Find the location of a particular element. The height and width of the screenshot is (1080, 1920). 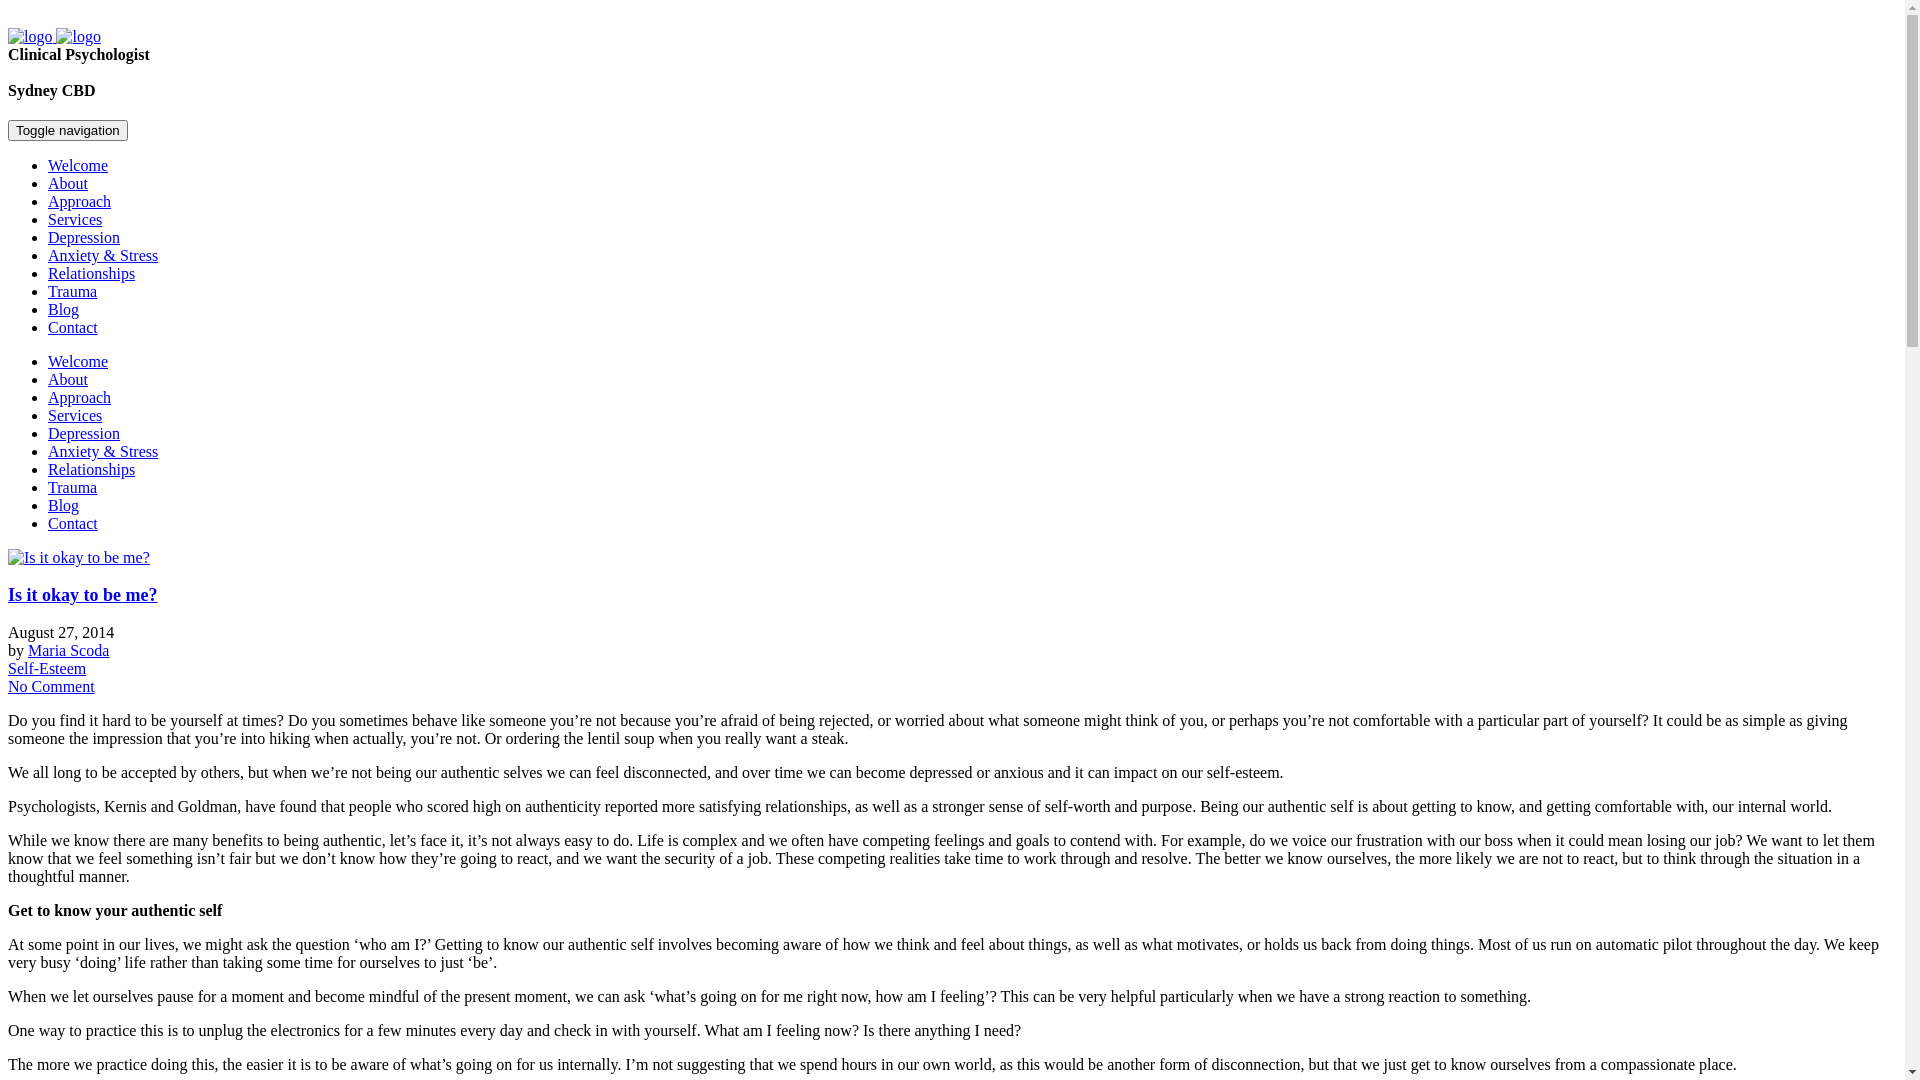

'Approach' is located at coordinates (79, 201).